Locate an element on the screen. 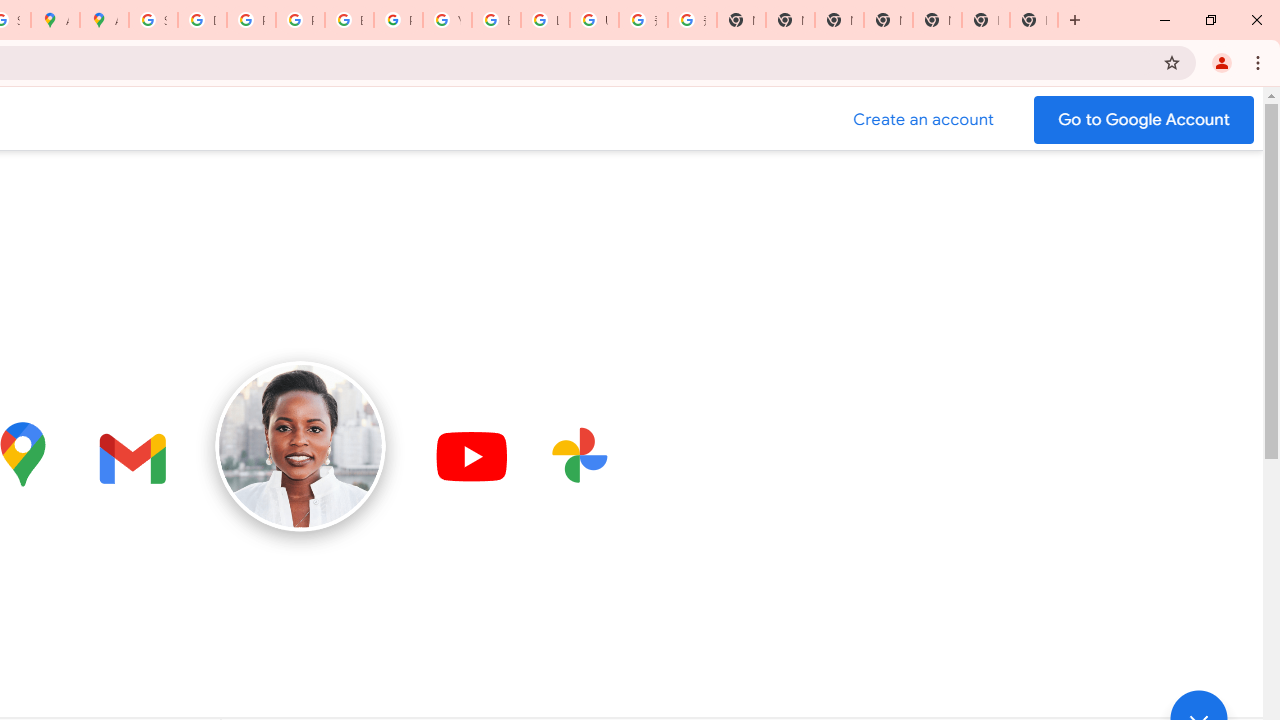 This screenshot has height=720, width=1280. 'YouTube' is located at coordinates (446, 20).